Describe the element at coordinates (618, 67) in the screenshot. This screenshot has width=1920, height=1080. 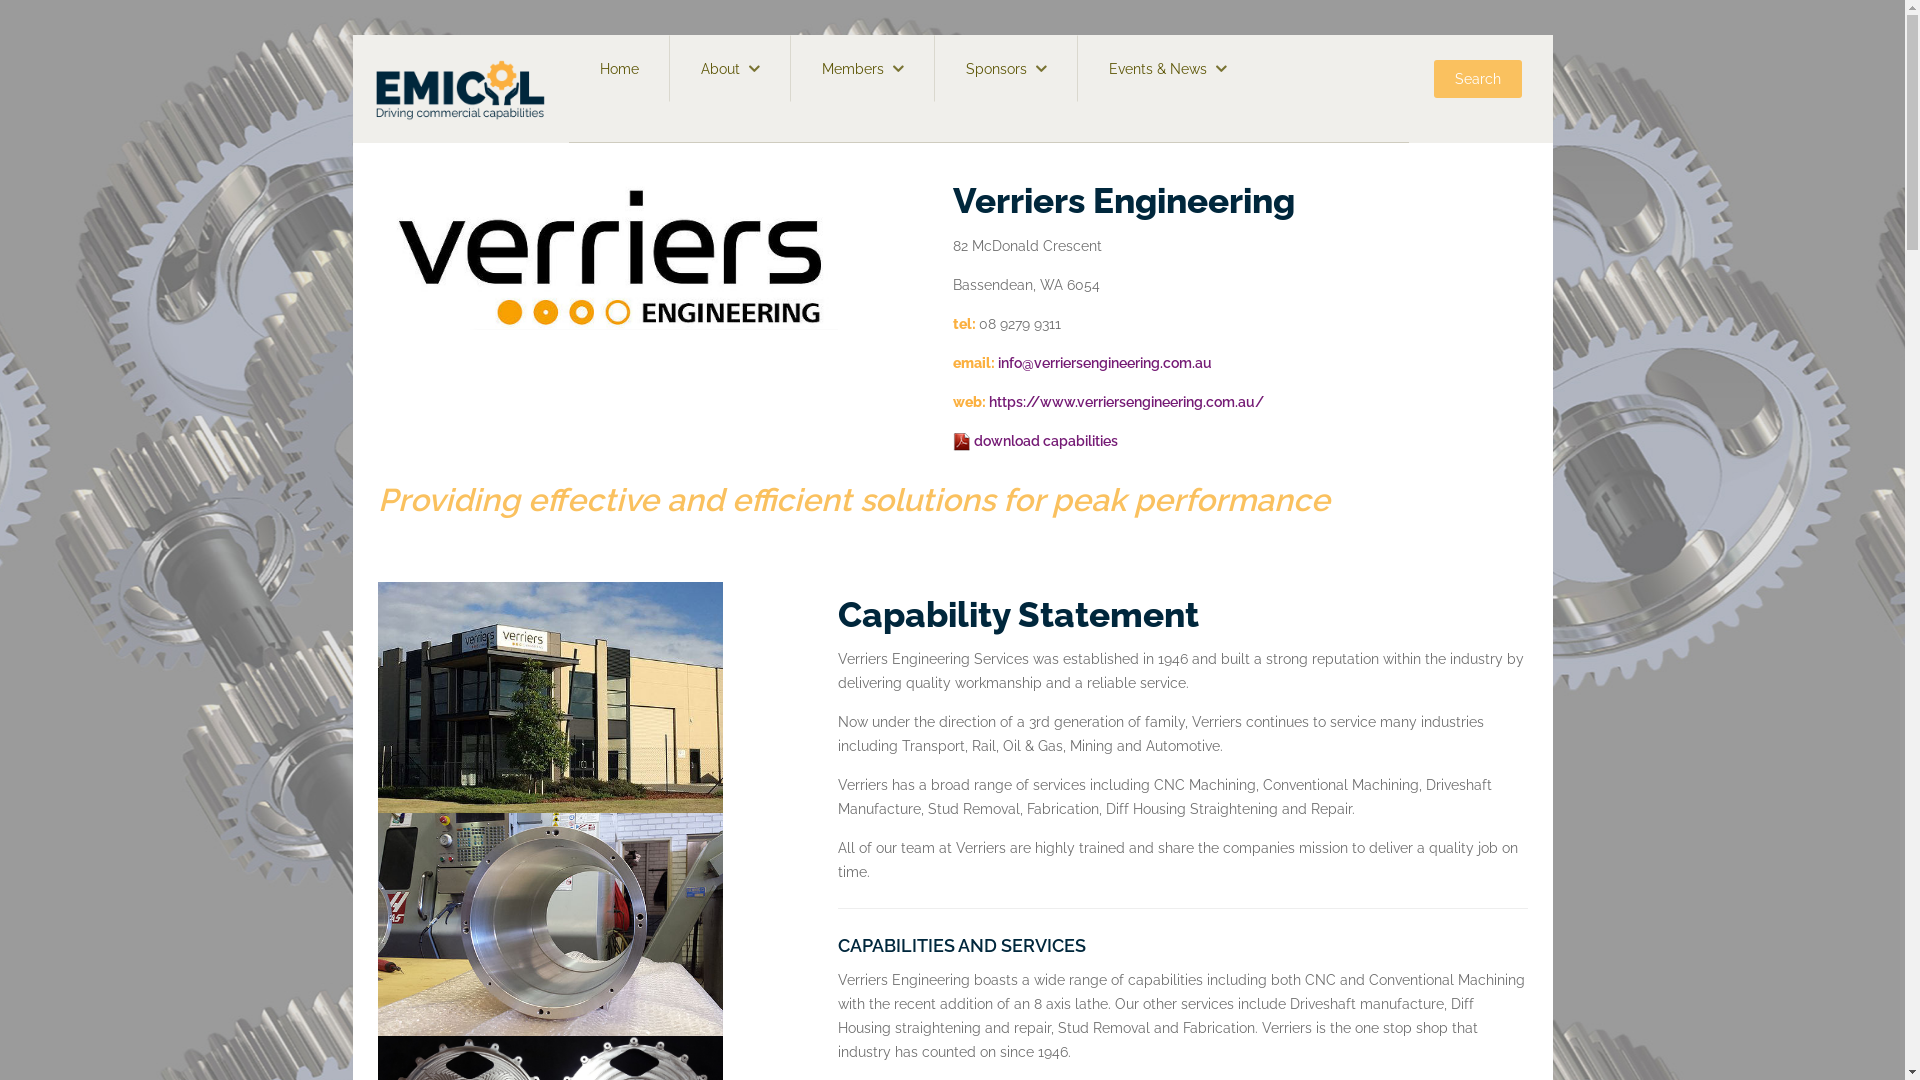
I see `'Home'` at that location.